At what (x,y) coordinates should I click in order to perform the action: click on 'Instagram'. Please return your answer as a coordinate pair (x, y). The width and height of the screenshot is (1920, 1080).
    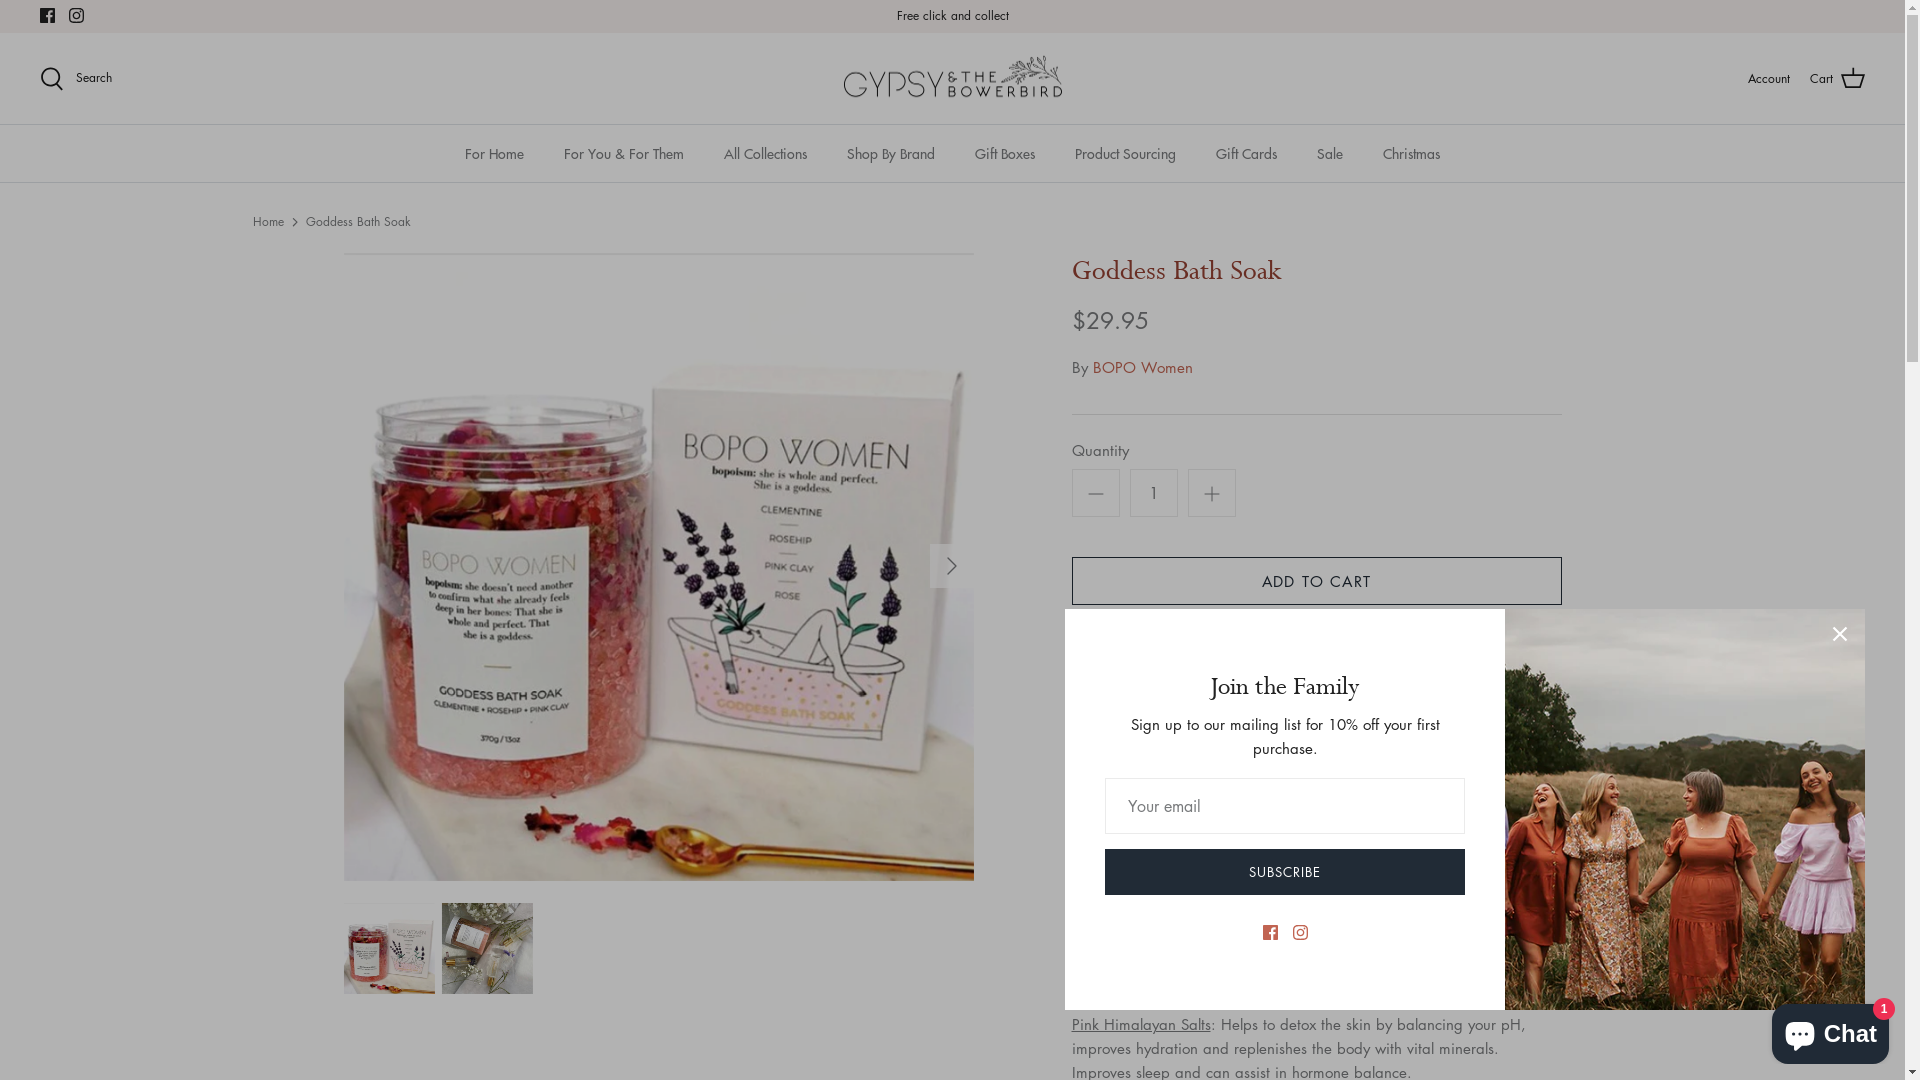
    Looking at the image, I should click on (76, 15).